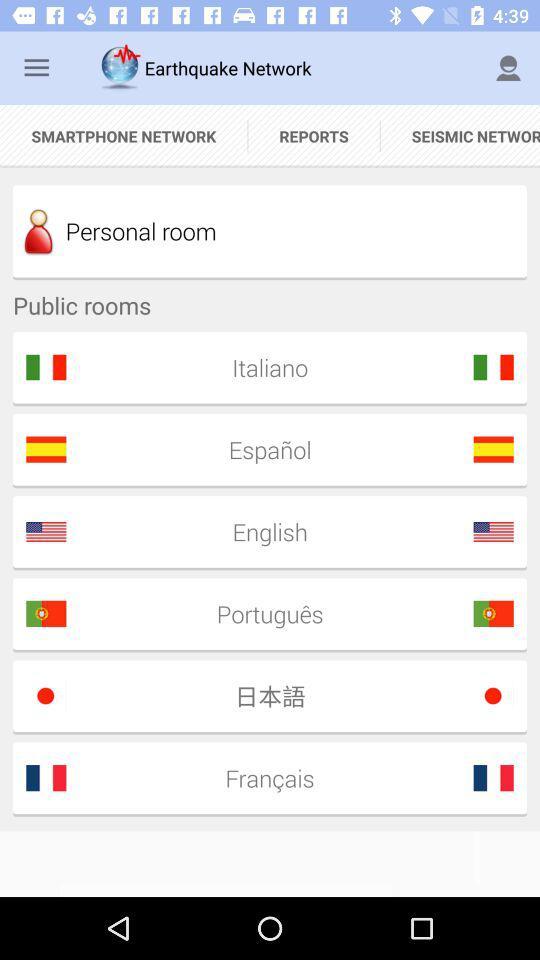  What do you see at coordinates (508, 68) in the screenshot?
I see `item to the right of the reports app` at bounding box center [508, 68].